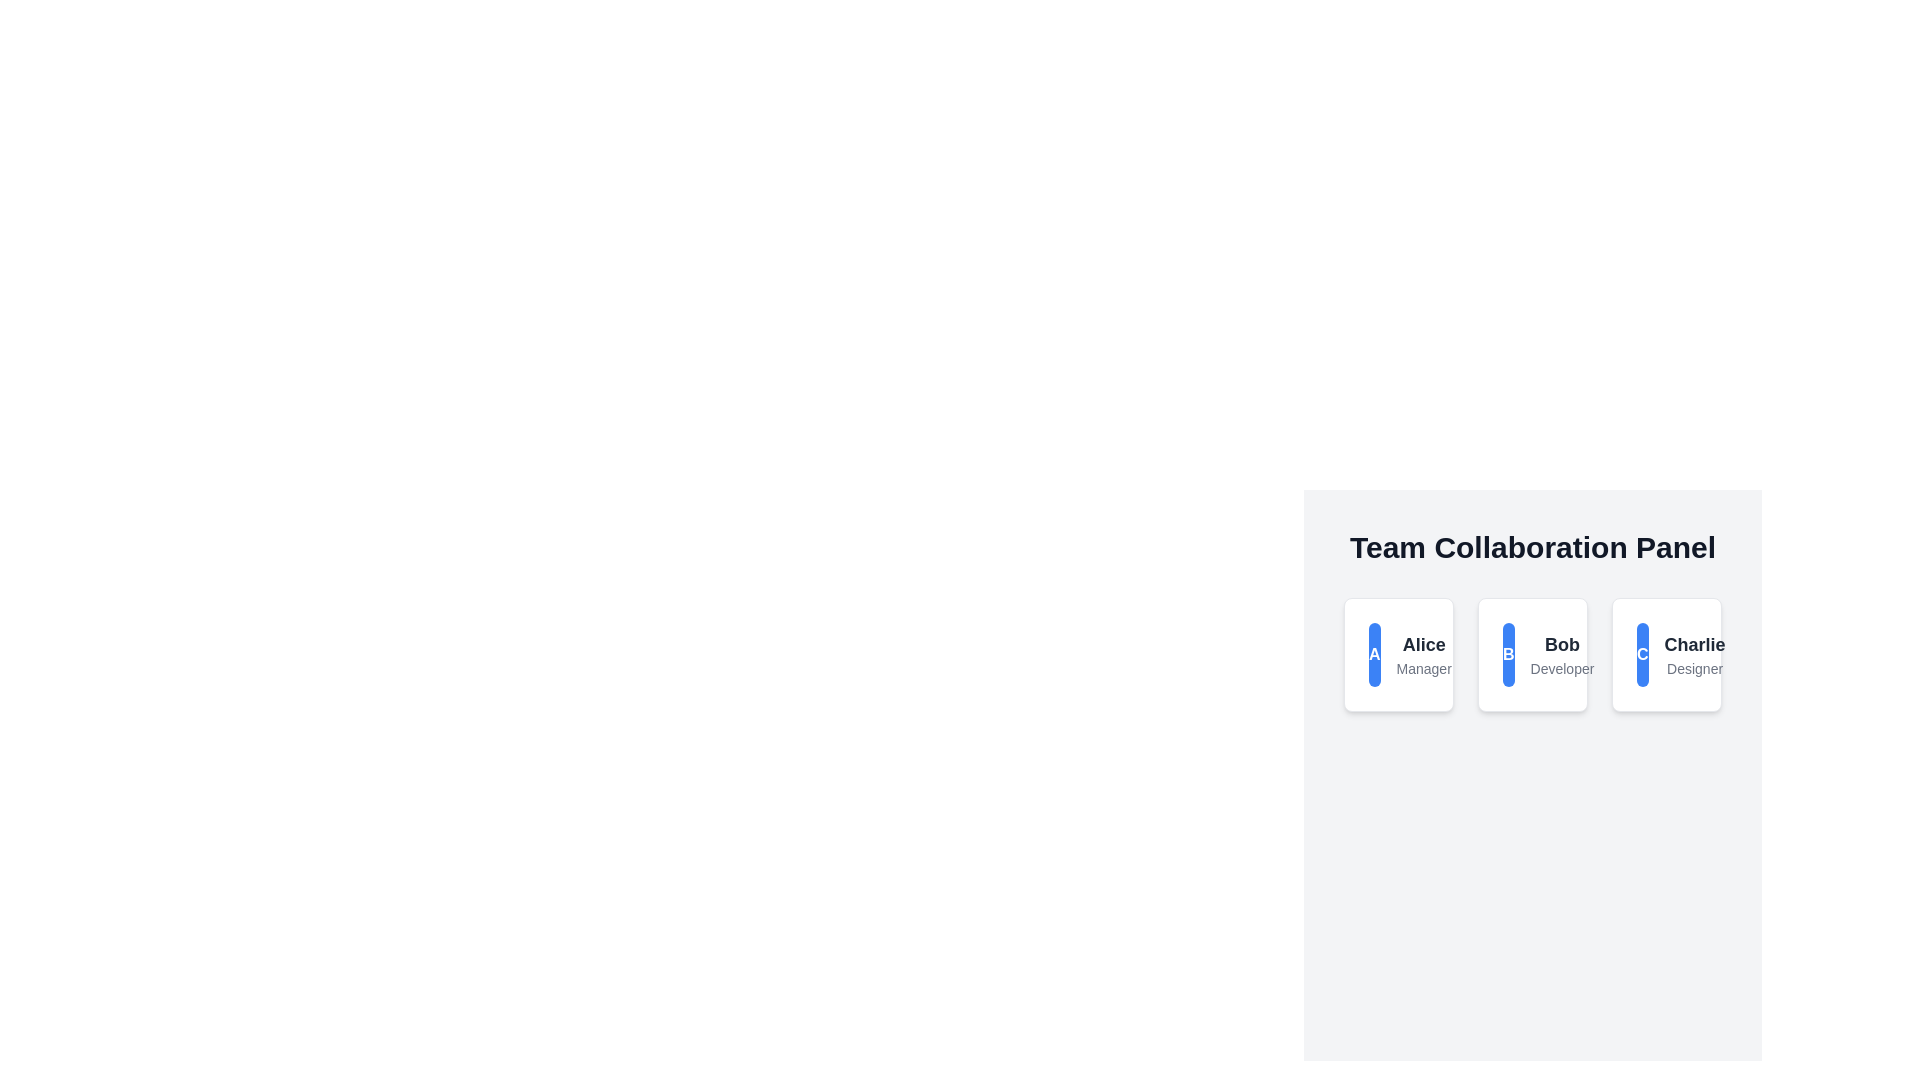  I want to click on on the user profile card for 'Bob' in the Team Collaboration Panel, so click(1531, 655).